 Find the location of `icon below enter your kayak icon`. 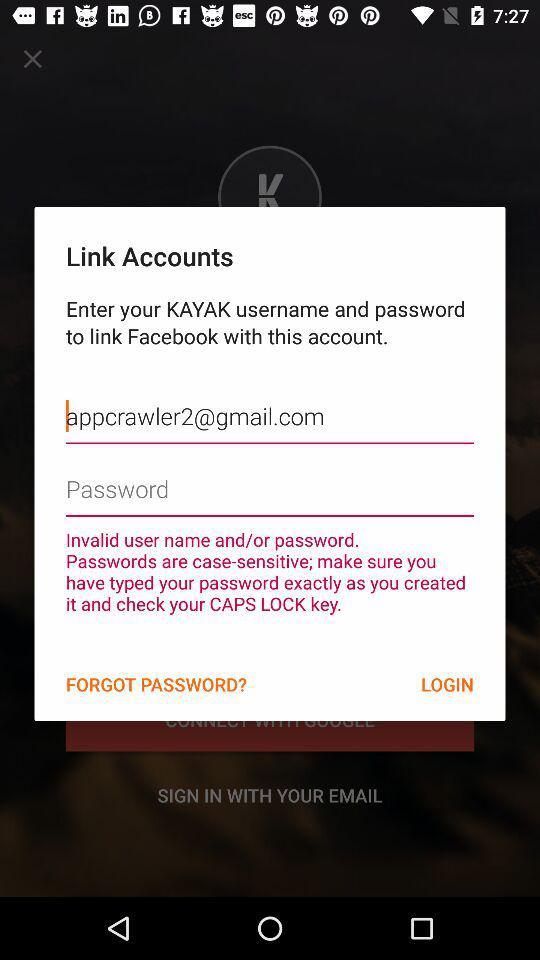

icon below enter your kayak icon is located at coordinates (270, 400).